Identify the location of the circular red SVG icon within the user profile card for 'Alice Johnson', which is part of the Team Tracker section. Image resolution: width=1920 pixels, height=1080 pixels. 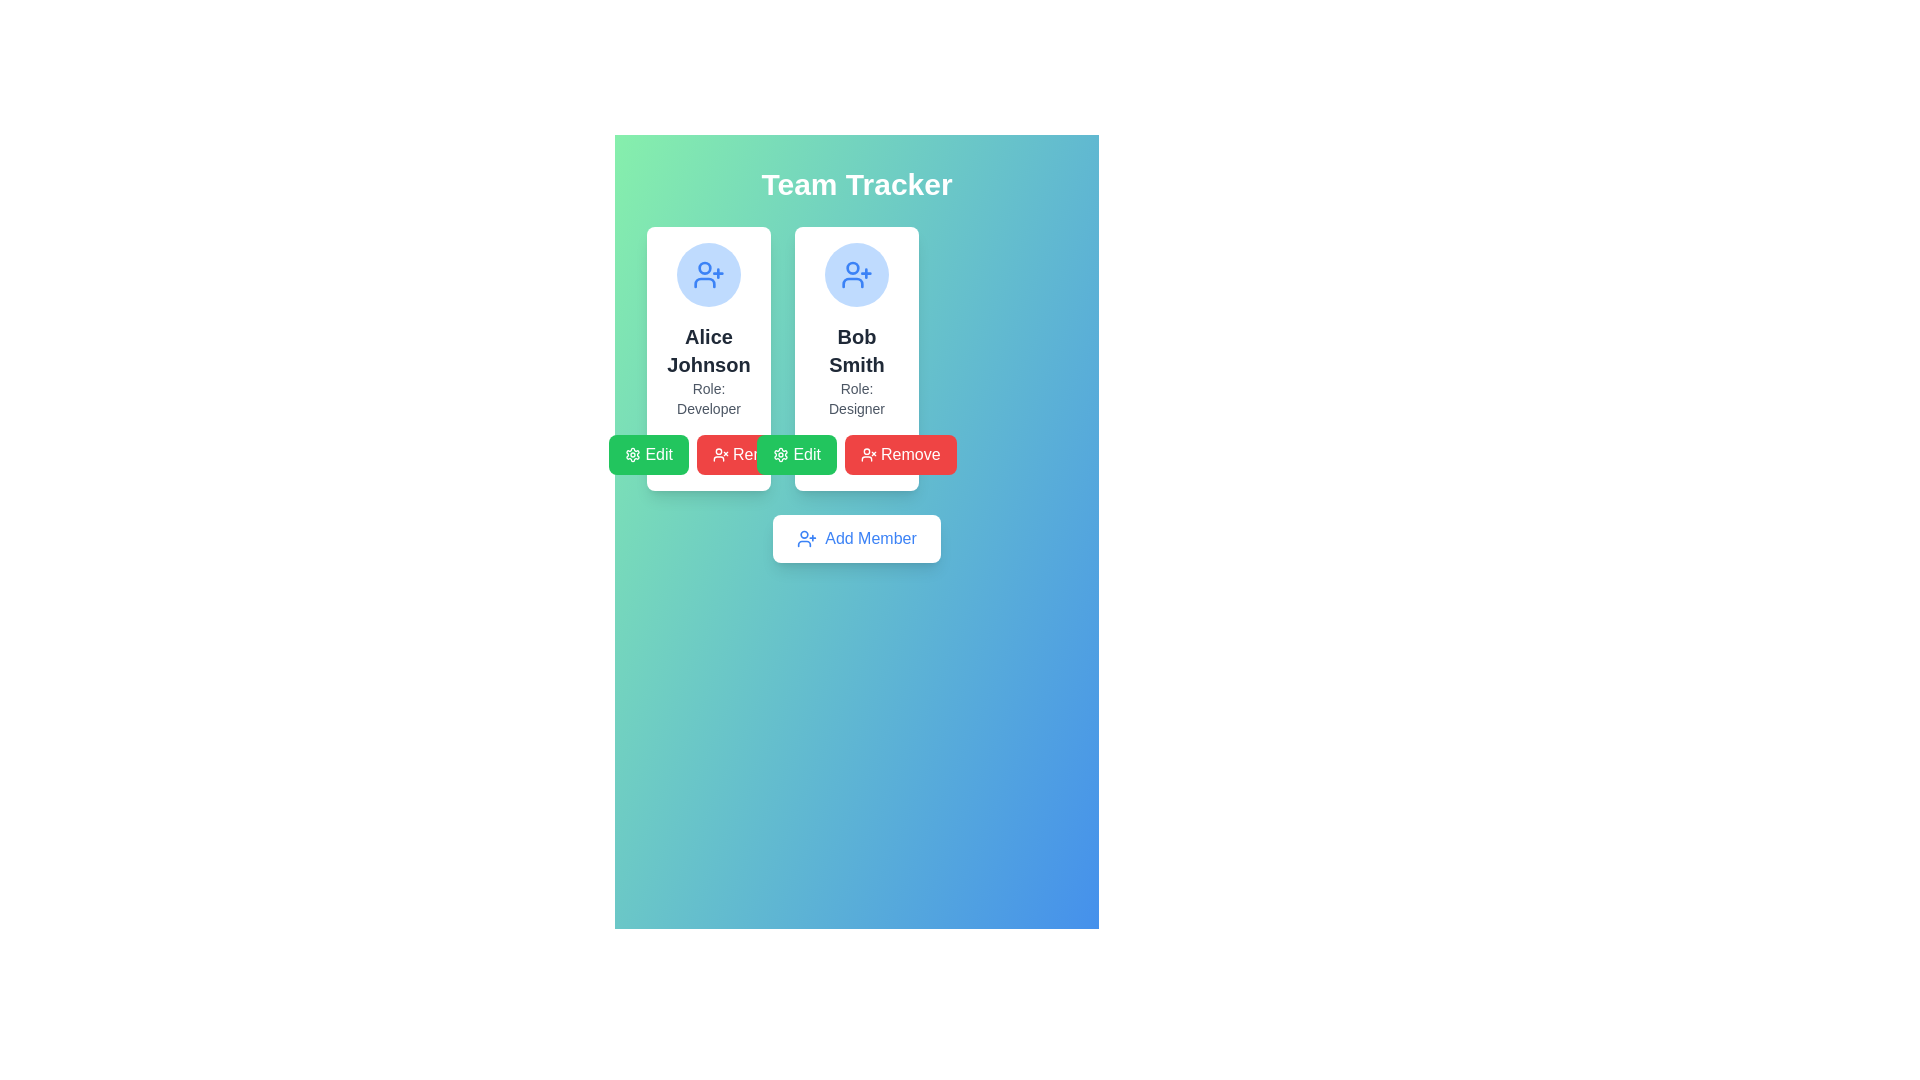
(705, 266).